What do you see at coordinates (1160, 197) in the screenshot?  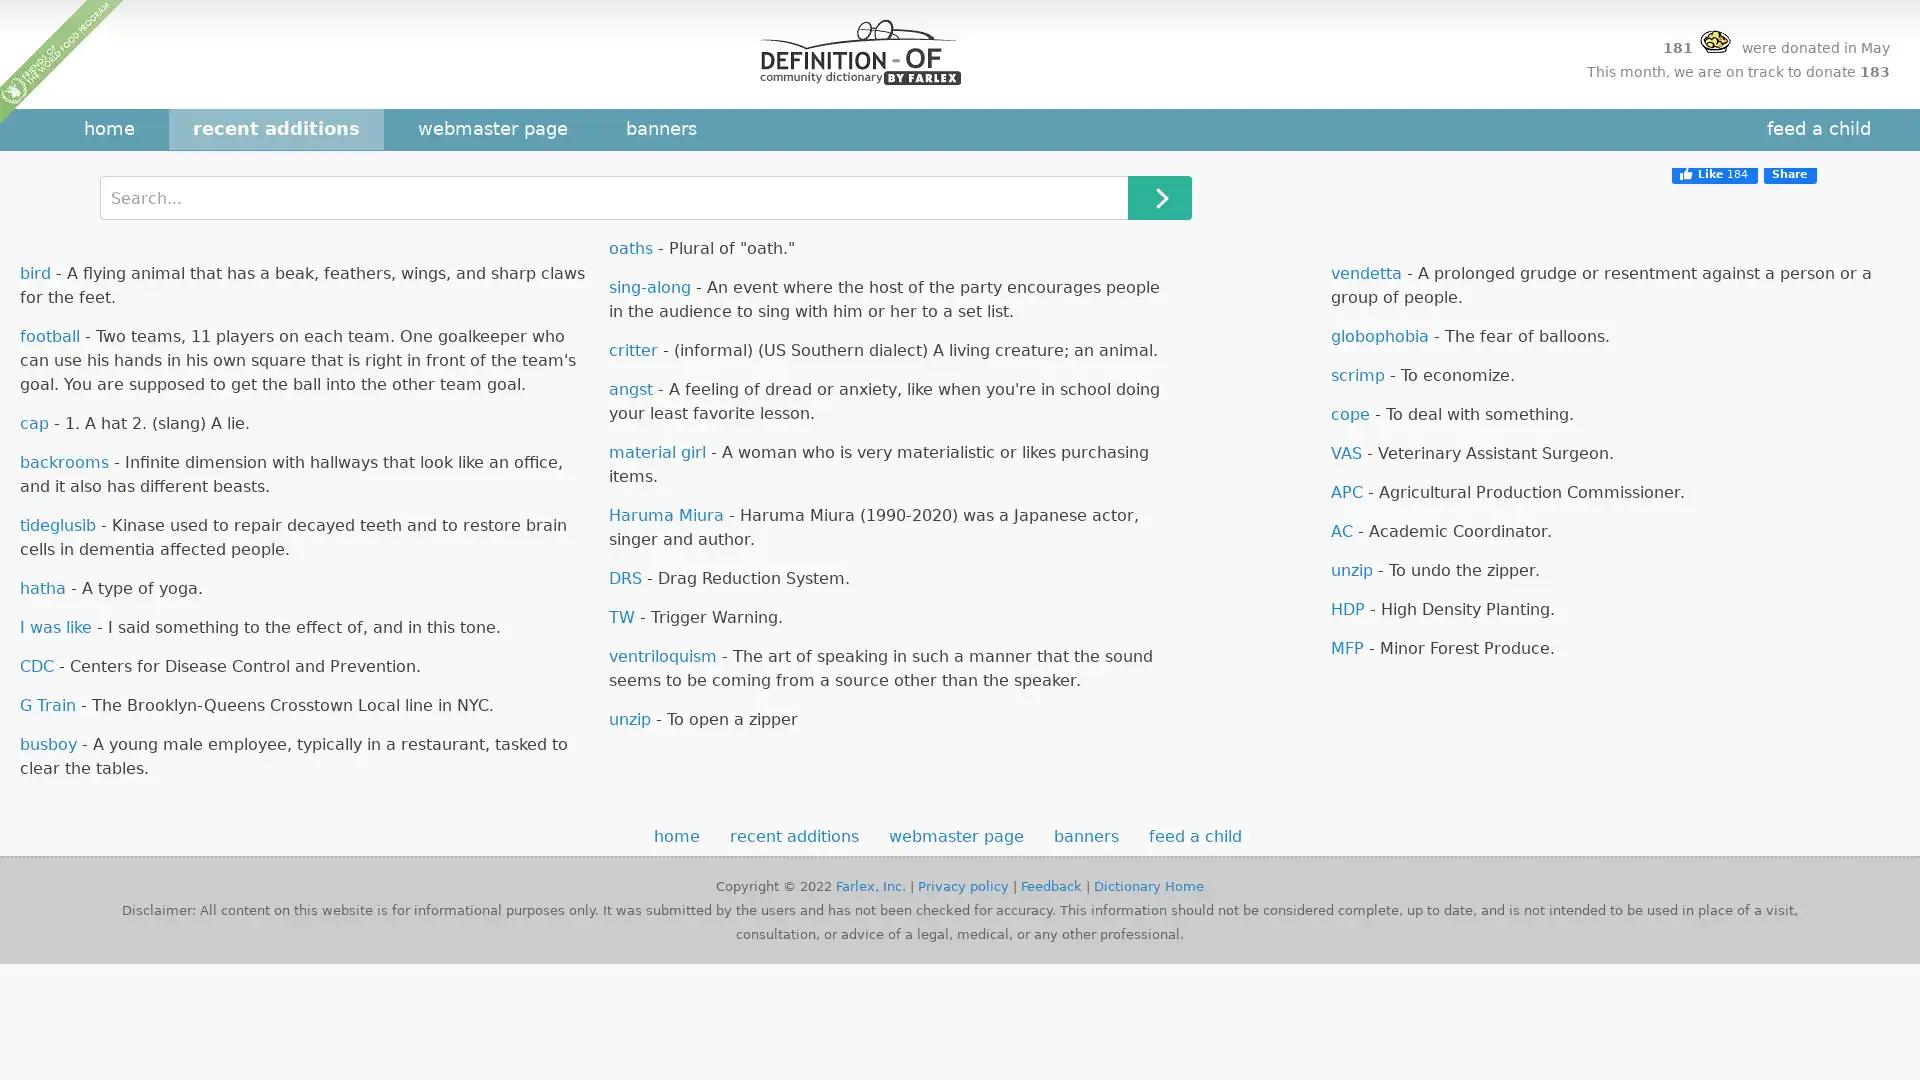 I see `Search` at bounding box center [1160, 197].